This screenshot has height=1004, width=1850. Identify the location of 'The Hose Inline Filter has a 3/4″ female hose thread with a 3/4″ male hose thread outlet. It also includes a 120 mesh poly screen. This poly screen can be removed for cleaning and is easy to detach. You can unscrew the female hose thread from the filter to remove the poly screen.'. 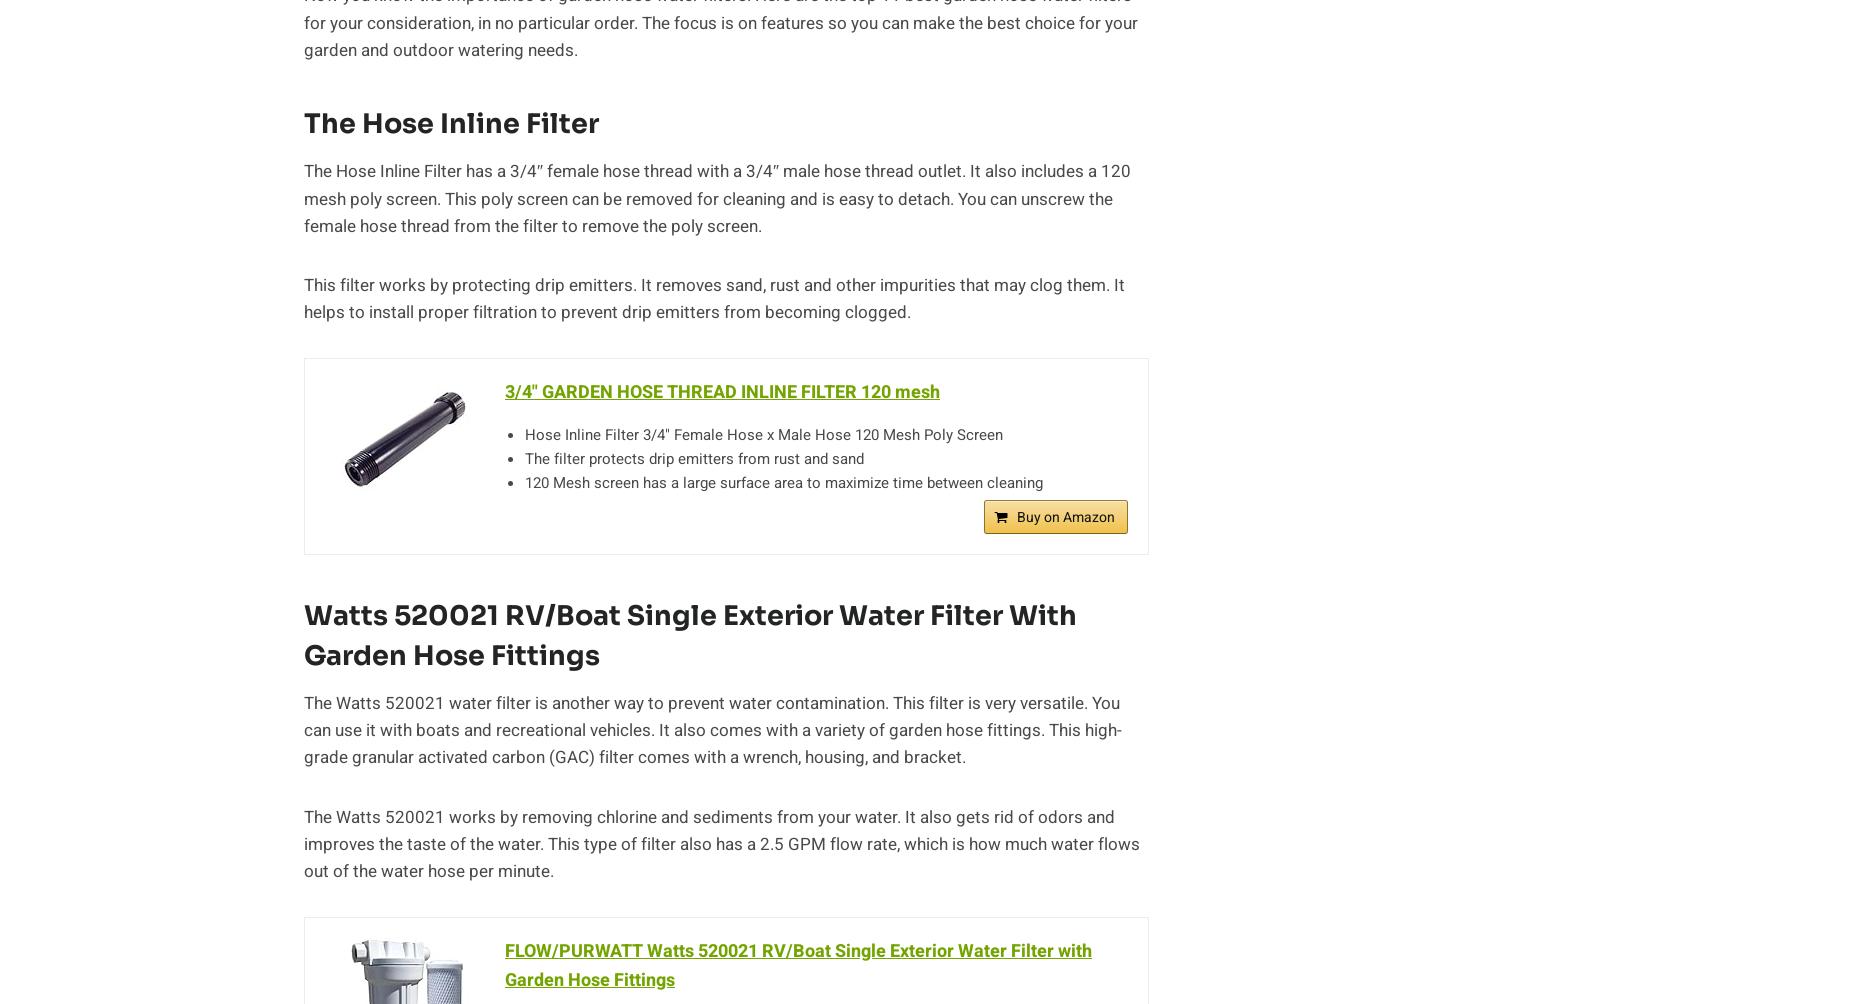
(717, 197).